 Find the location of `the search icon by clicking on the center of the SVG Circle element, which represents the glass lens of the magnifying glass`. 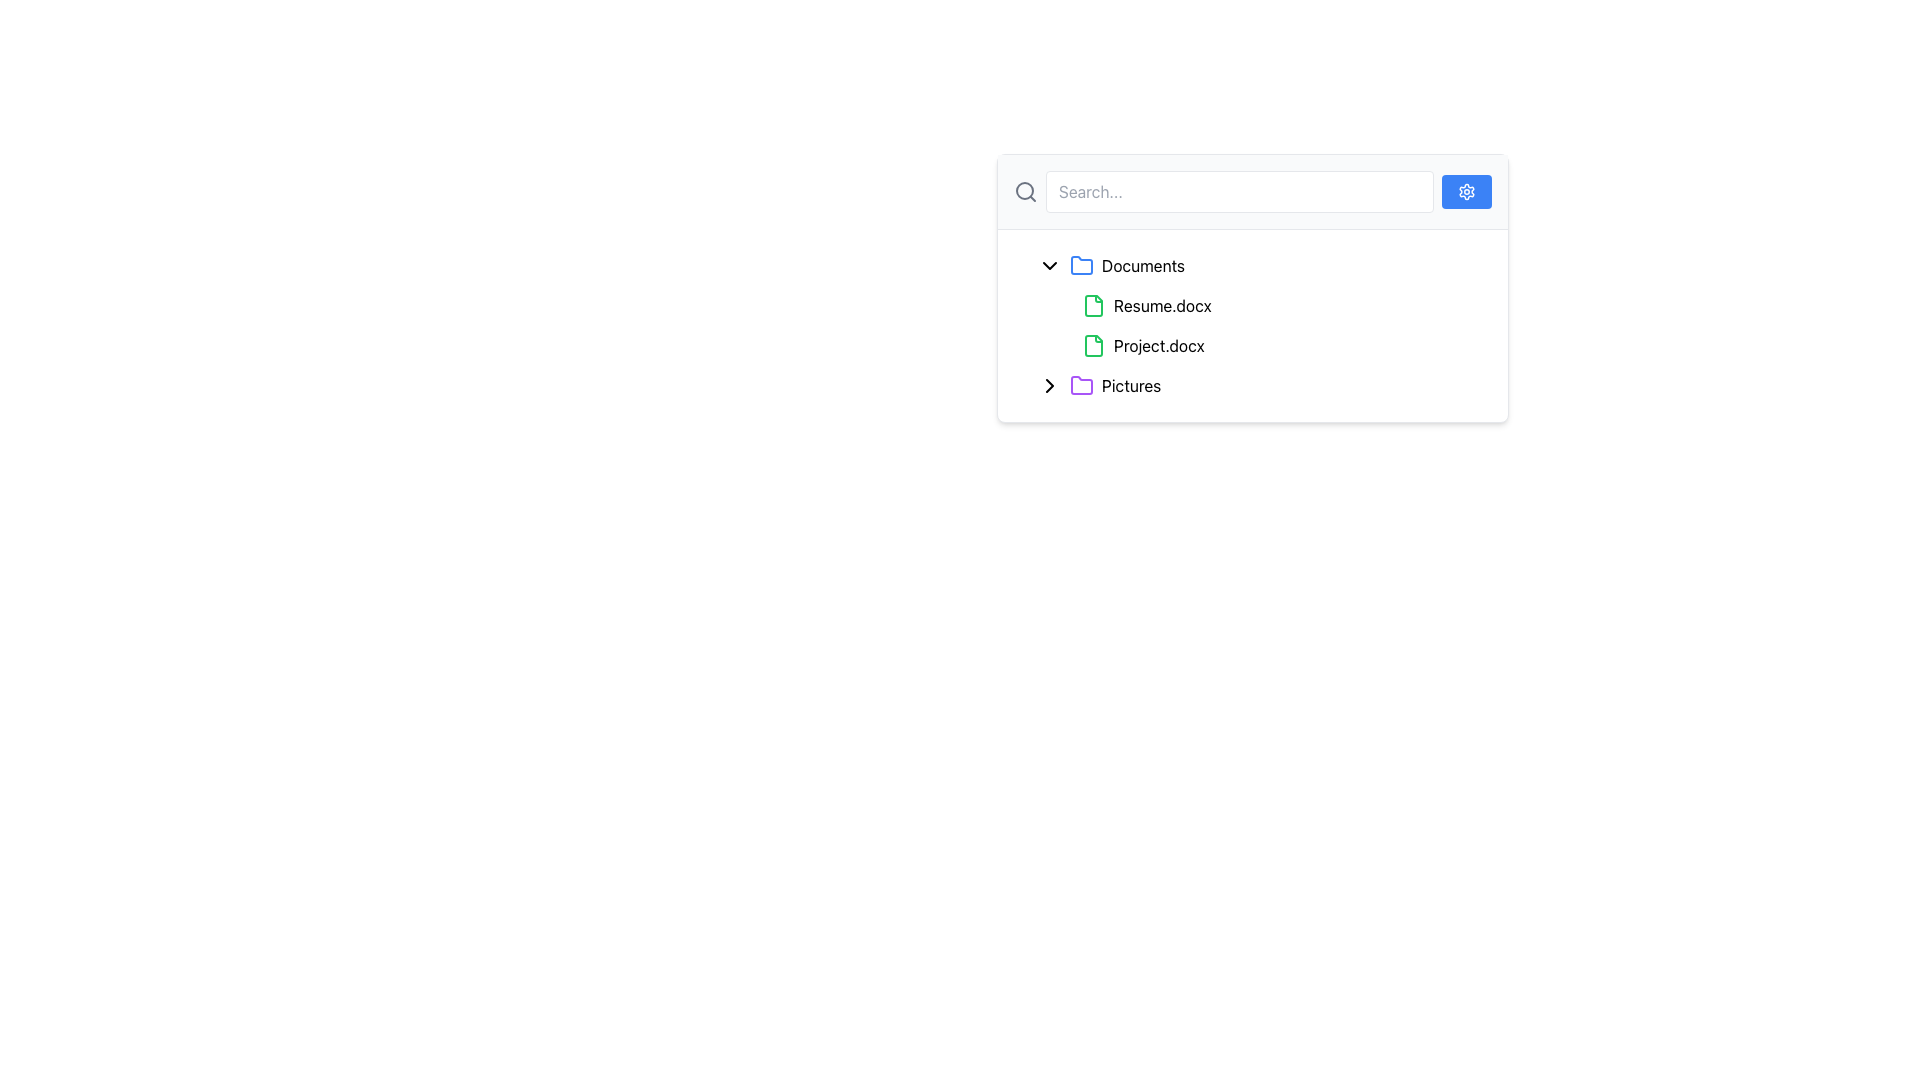

the search icon by clicking on the center of the SVG Circle element, which represents the glass lens of the magnifying glass is located at coordinates (1025, 191).